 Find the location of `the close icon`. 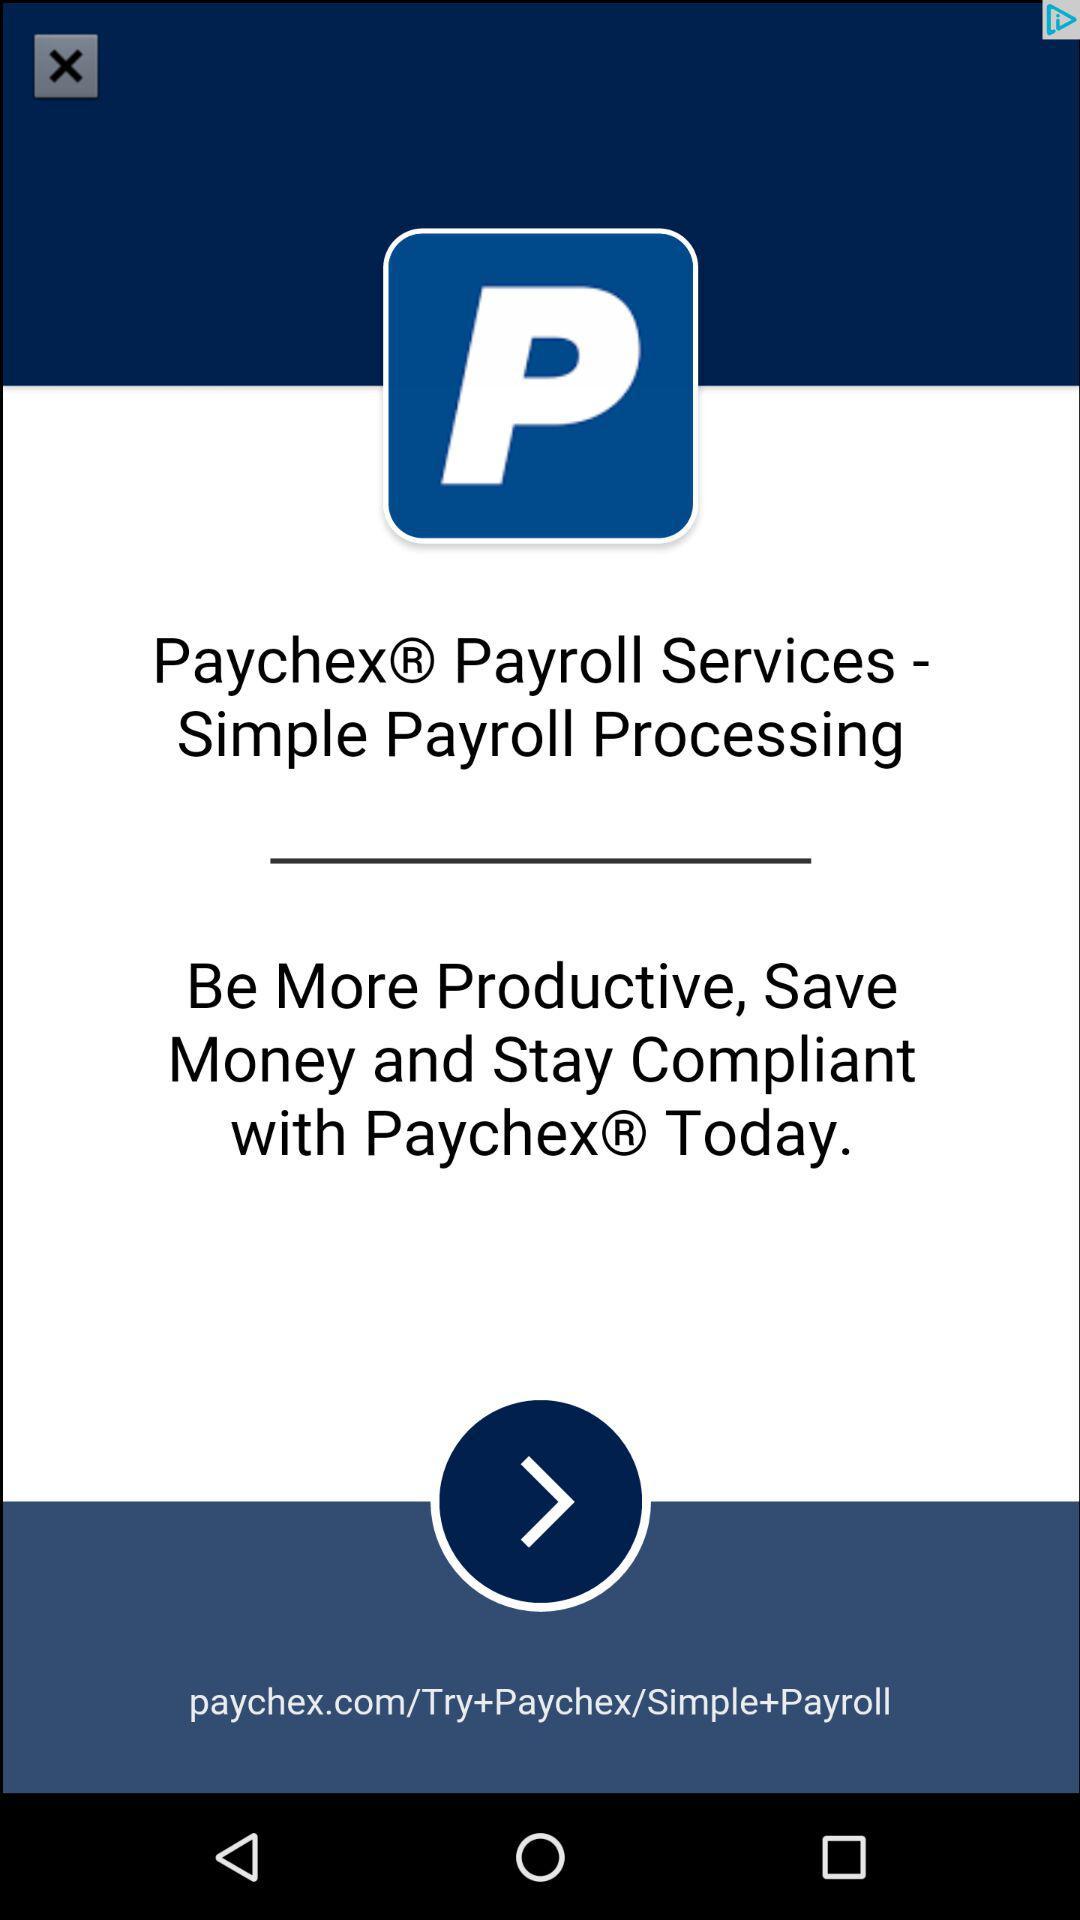

the close icon is located at coordinates (64, 70).